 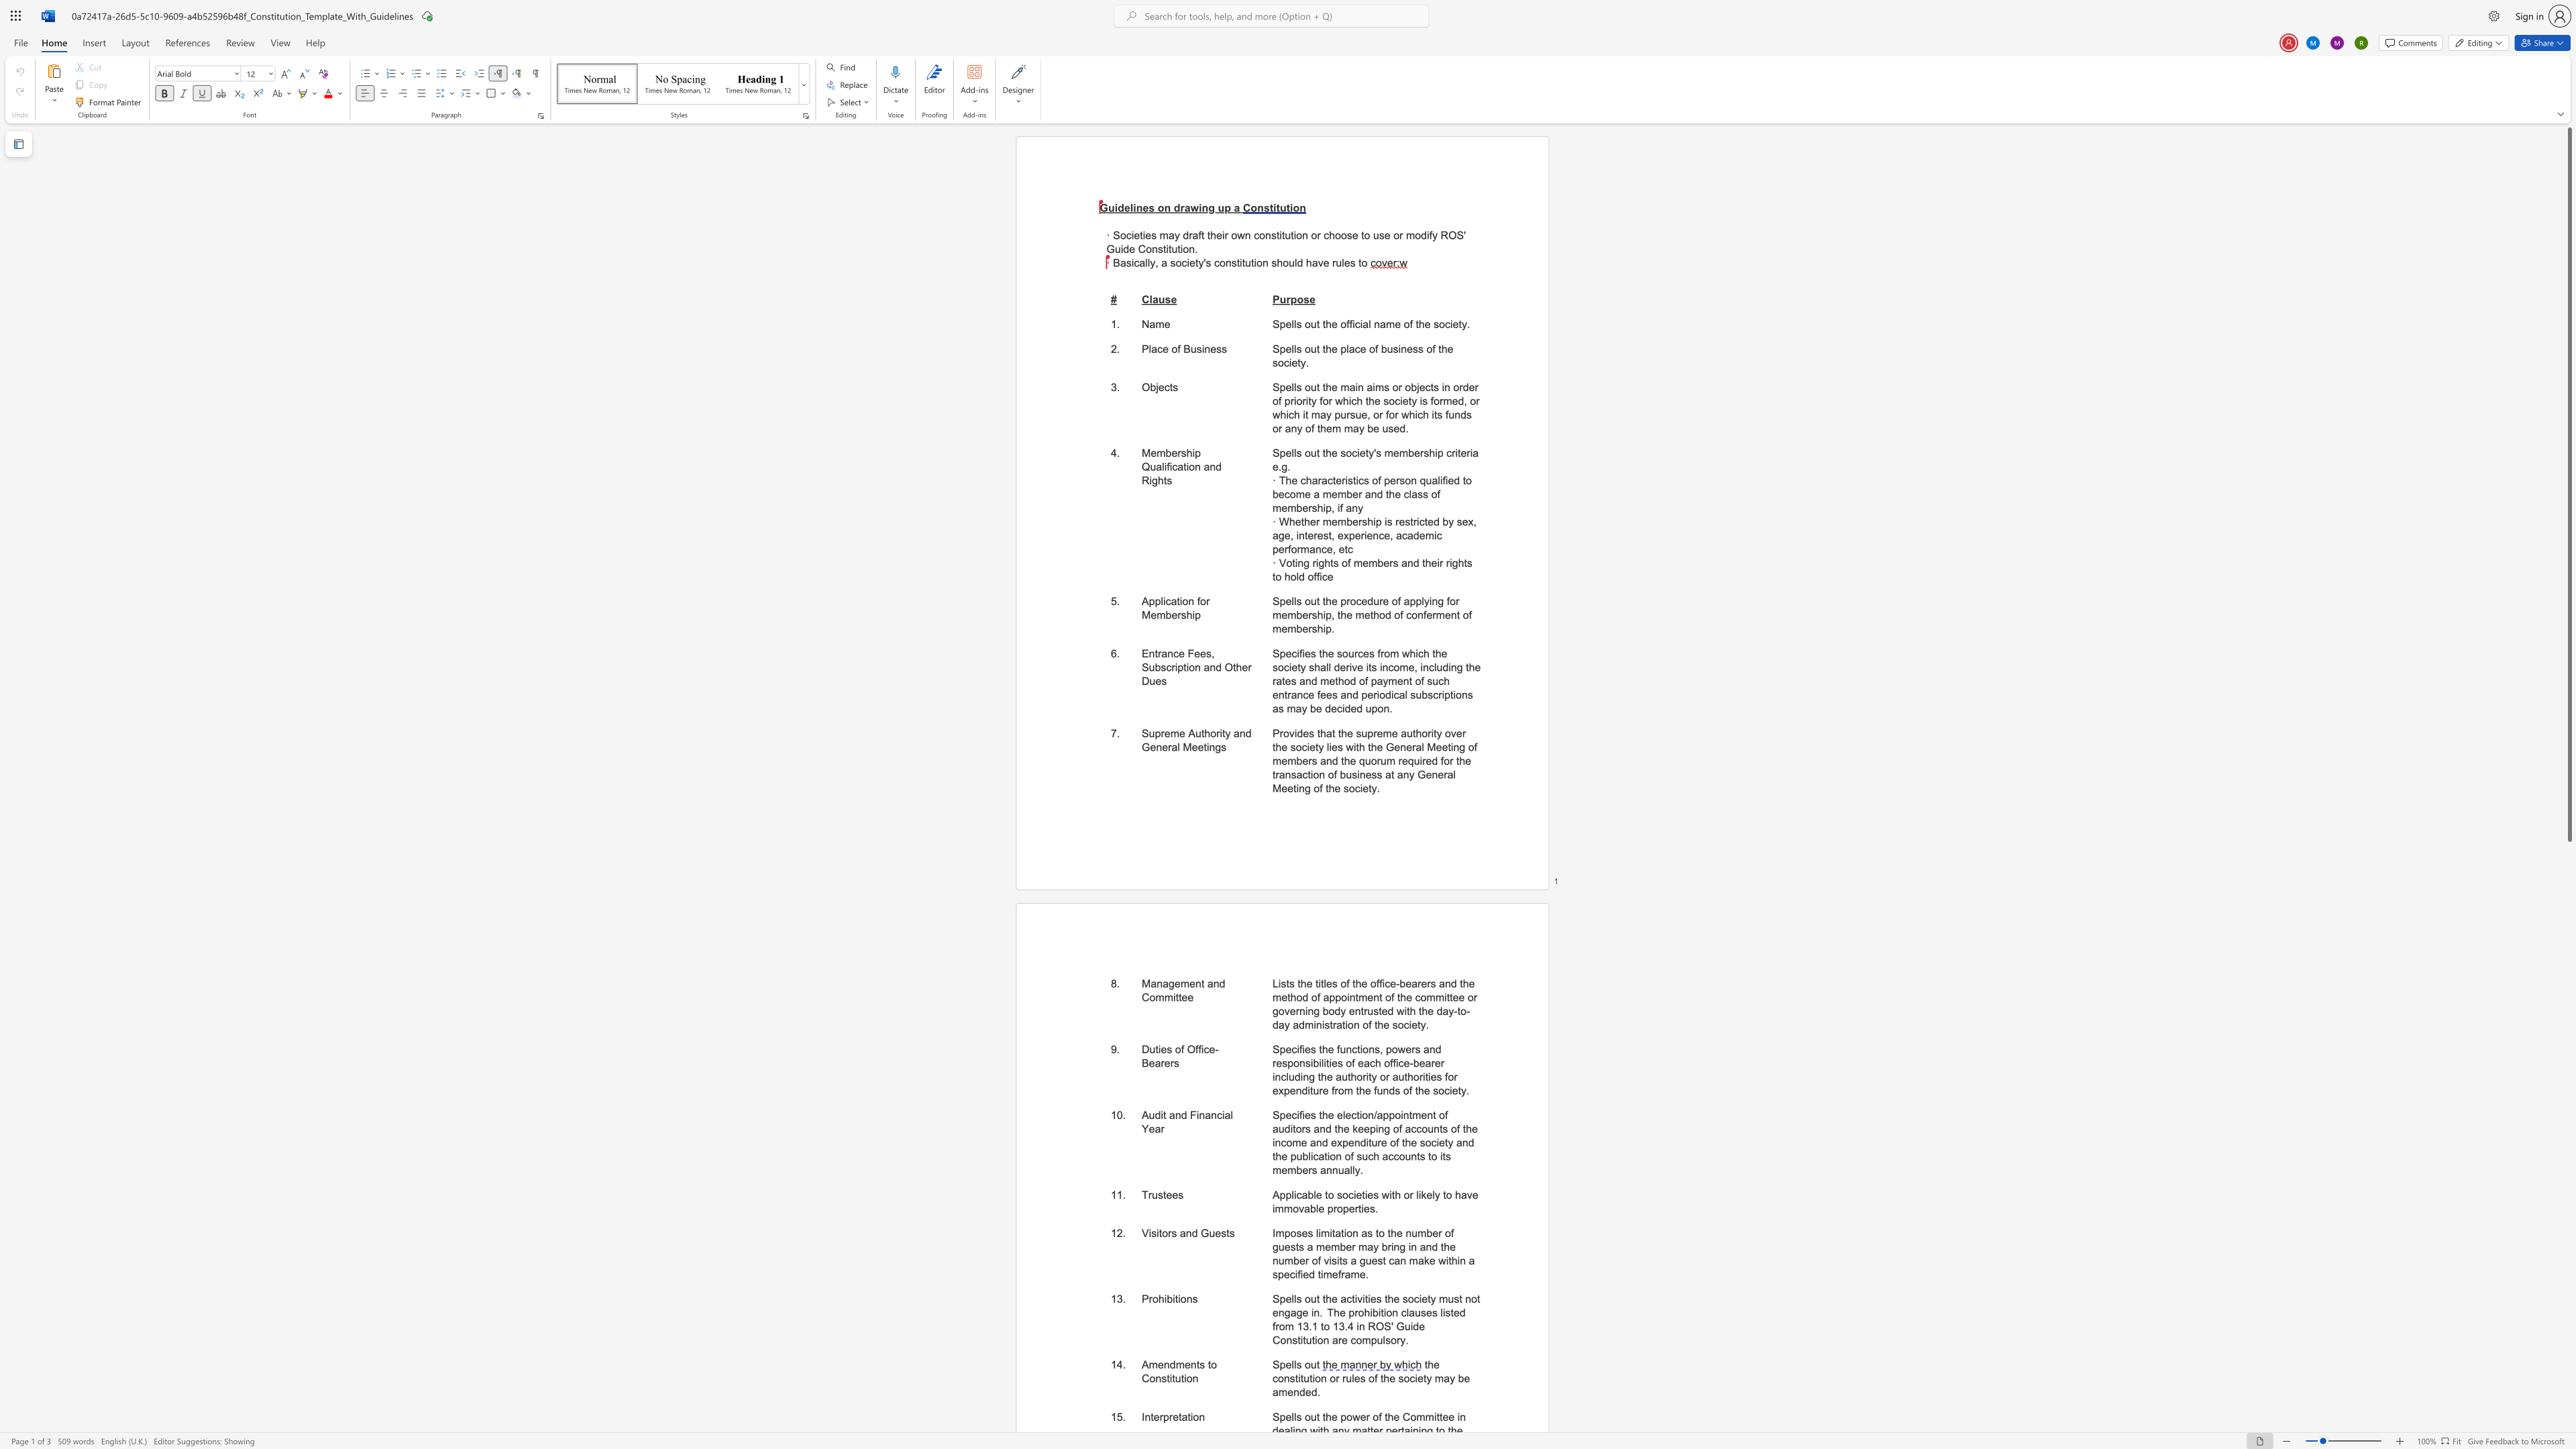 I want to click on the subset text "arer" within the text "Duties of Office-Bearers", so click(x=1153, y=1062).